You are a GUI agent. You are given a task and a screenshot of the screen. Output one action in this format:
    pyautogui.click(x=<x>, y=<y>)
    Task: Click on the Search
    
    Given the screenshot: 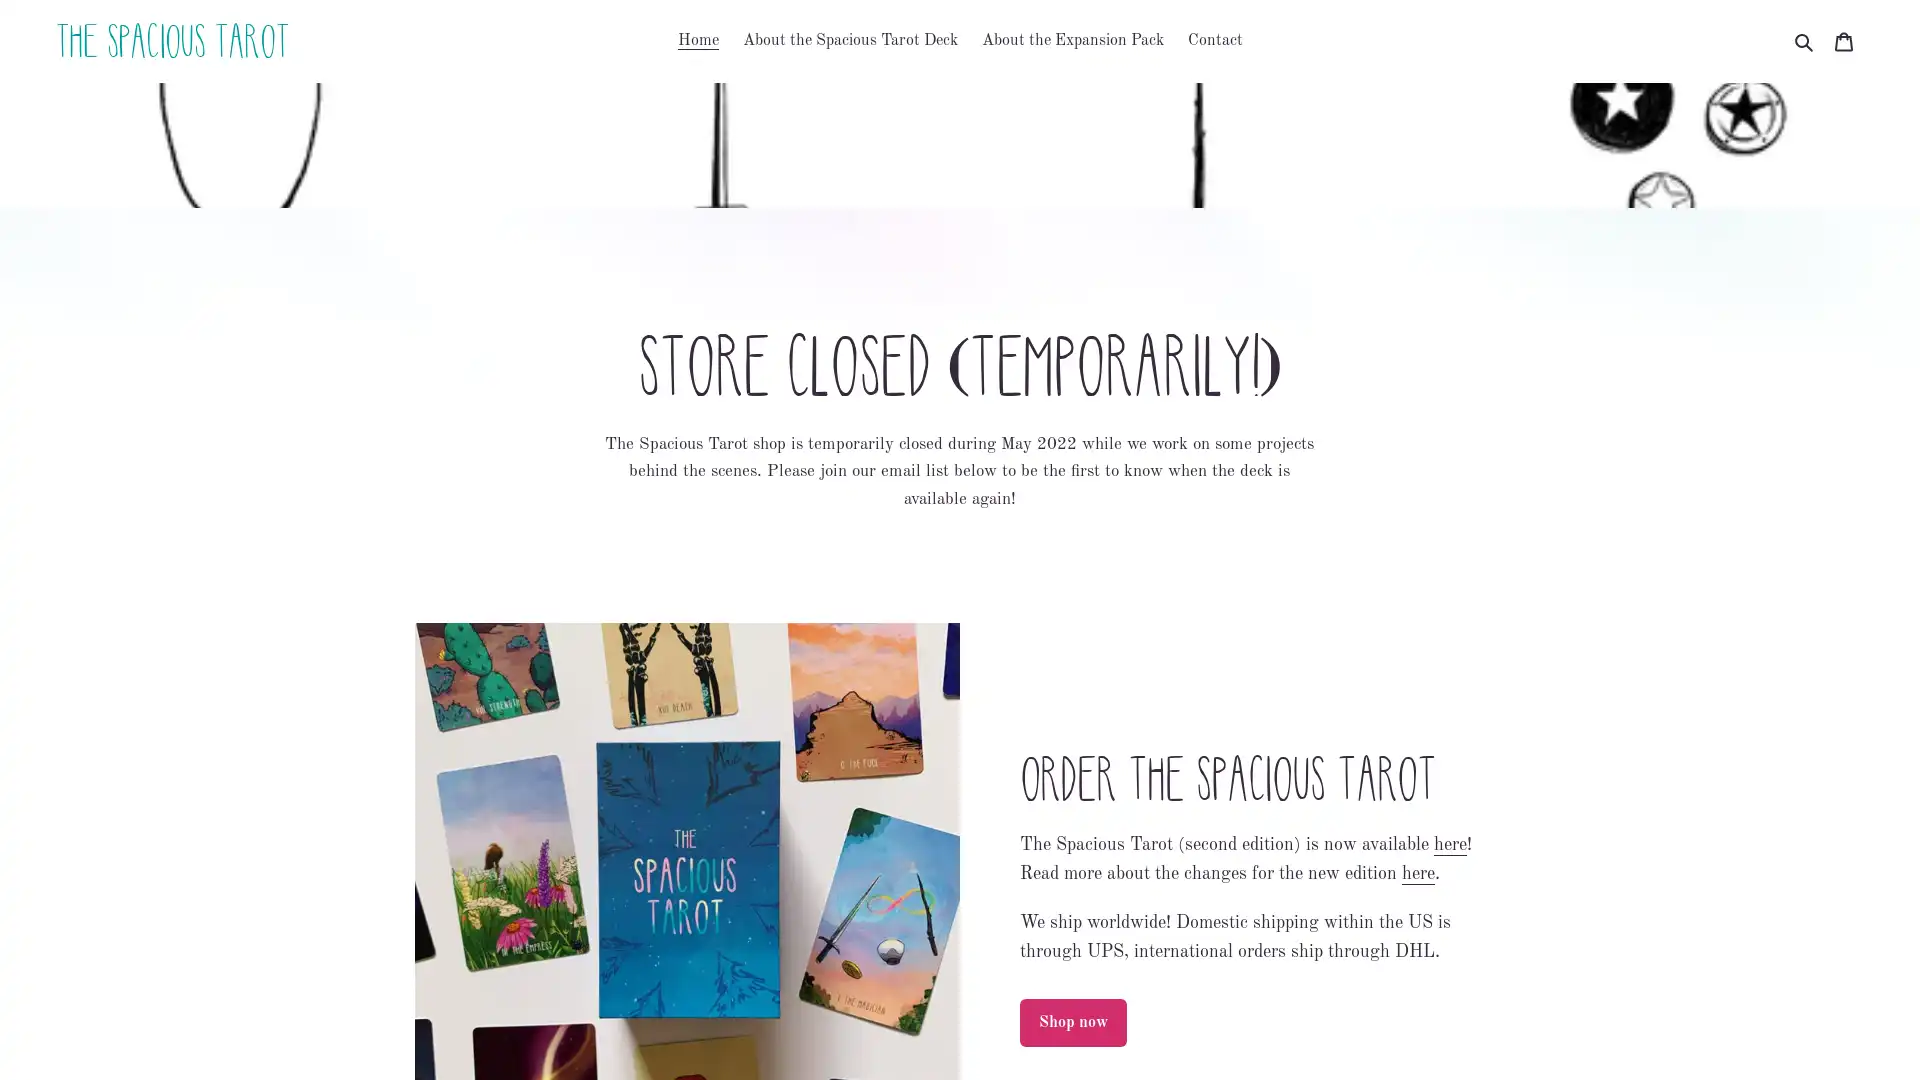 What is the action you would take?
    pyautogui.click(x=1805, y=41)
    